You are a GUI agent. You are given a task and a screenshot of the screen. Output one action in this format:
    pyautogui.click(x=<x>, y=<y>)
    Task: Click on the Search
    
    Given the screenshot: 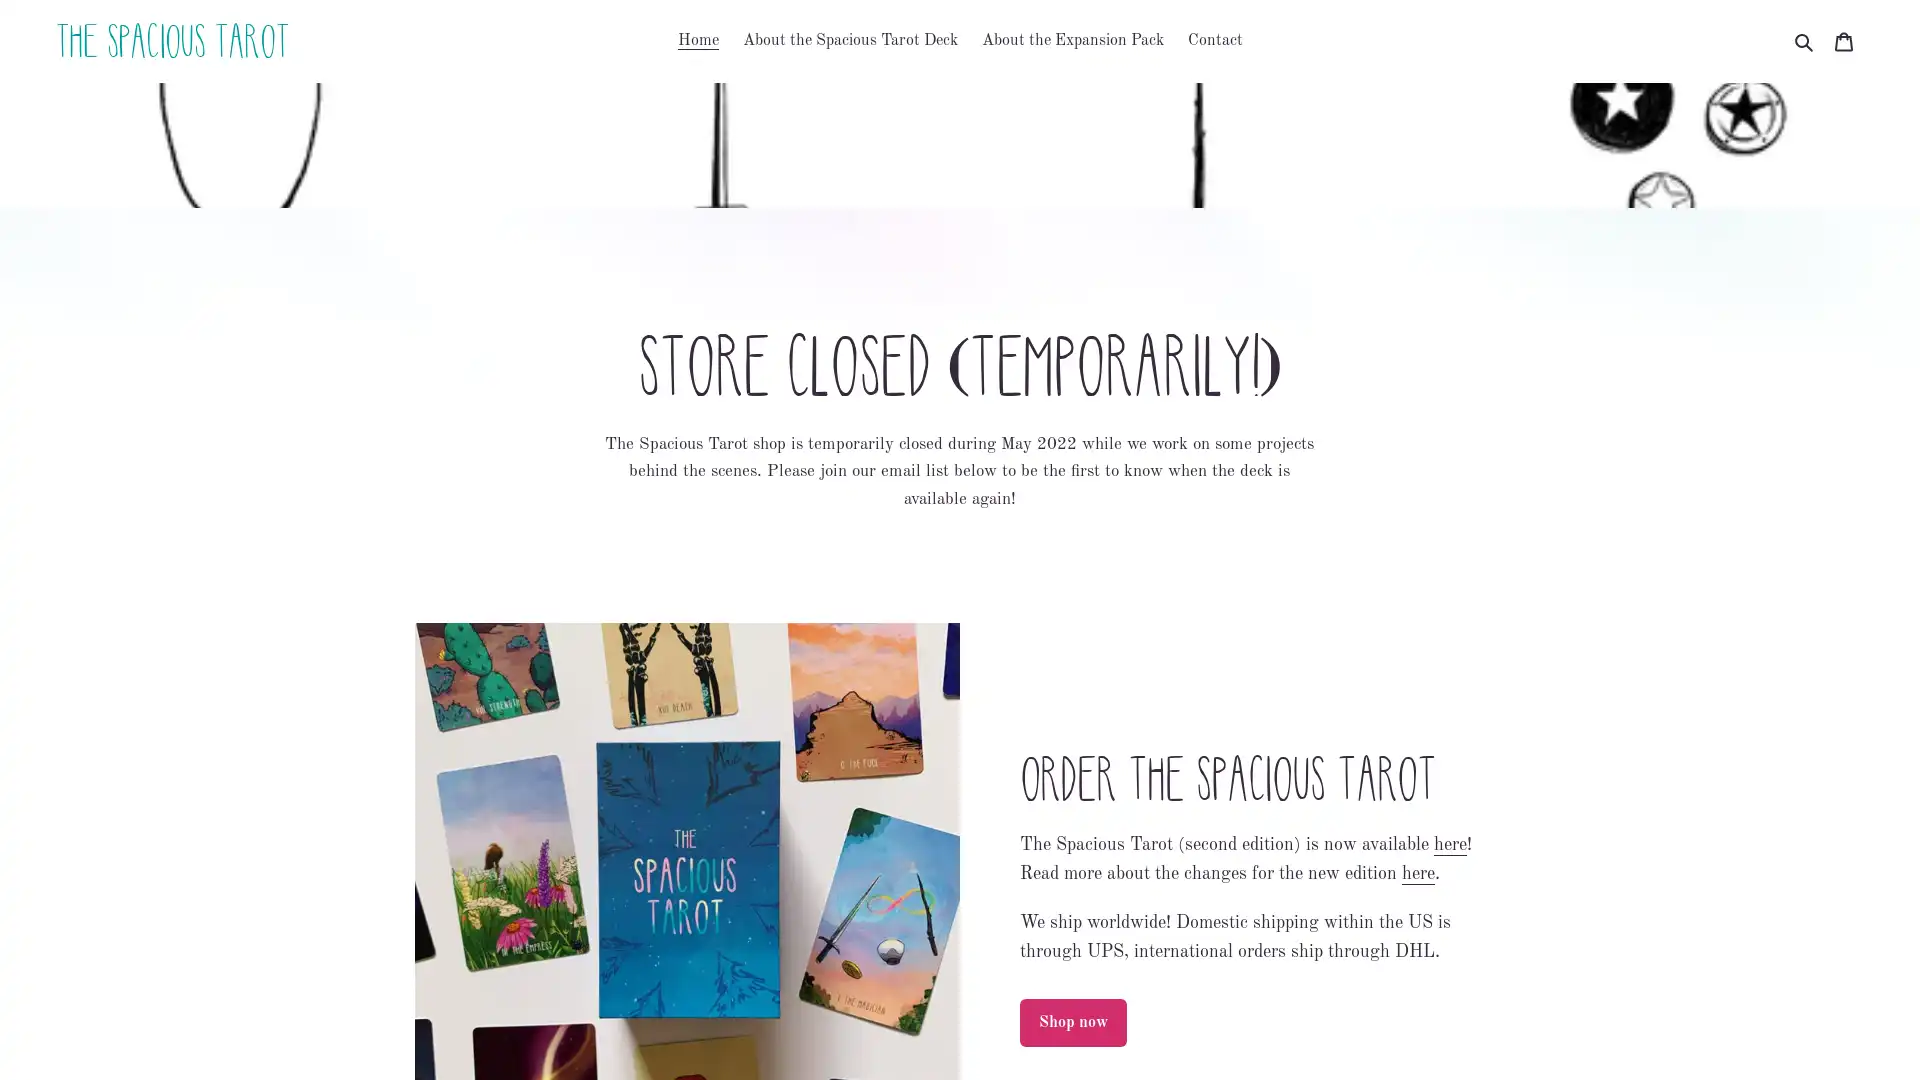 What is the action you would take?
    pyautogui.click(x=1805, y=41)
    